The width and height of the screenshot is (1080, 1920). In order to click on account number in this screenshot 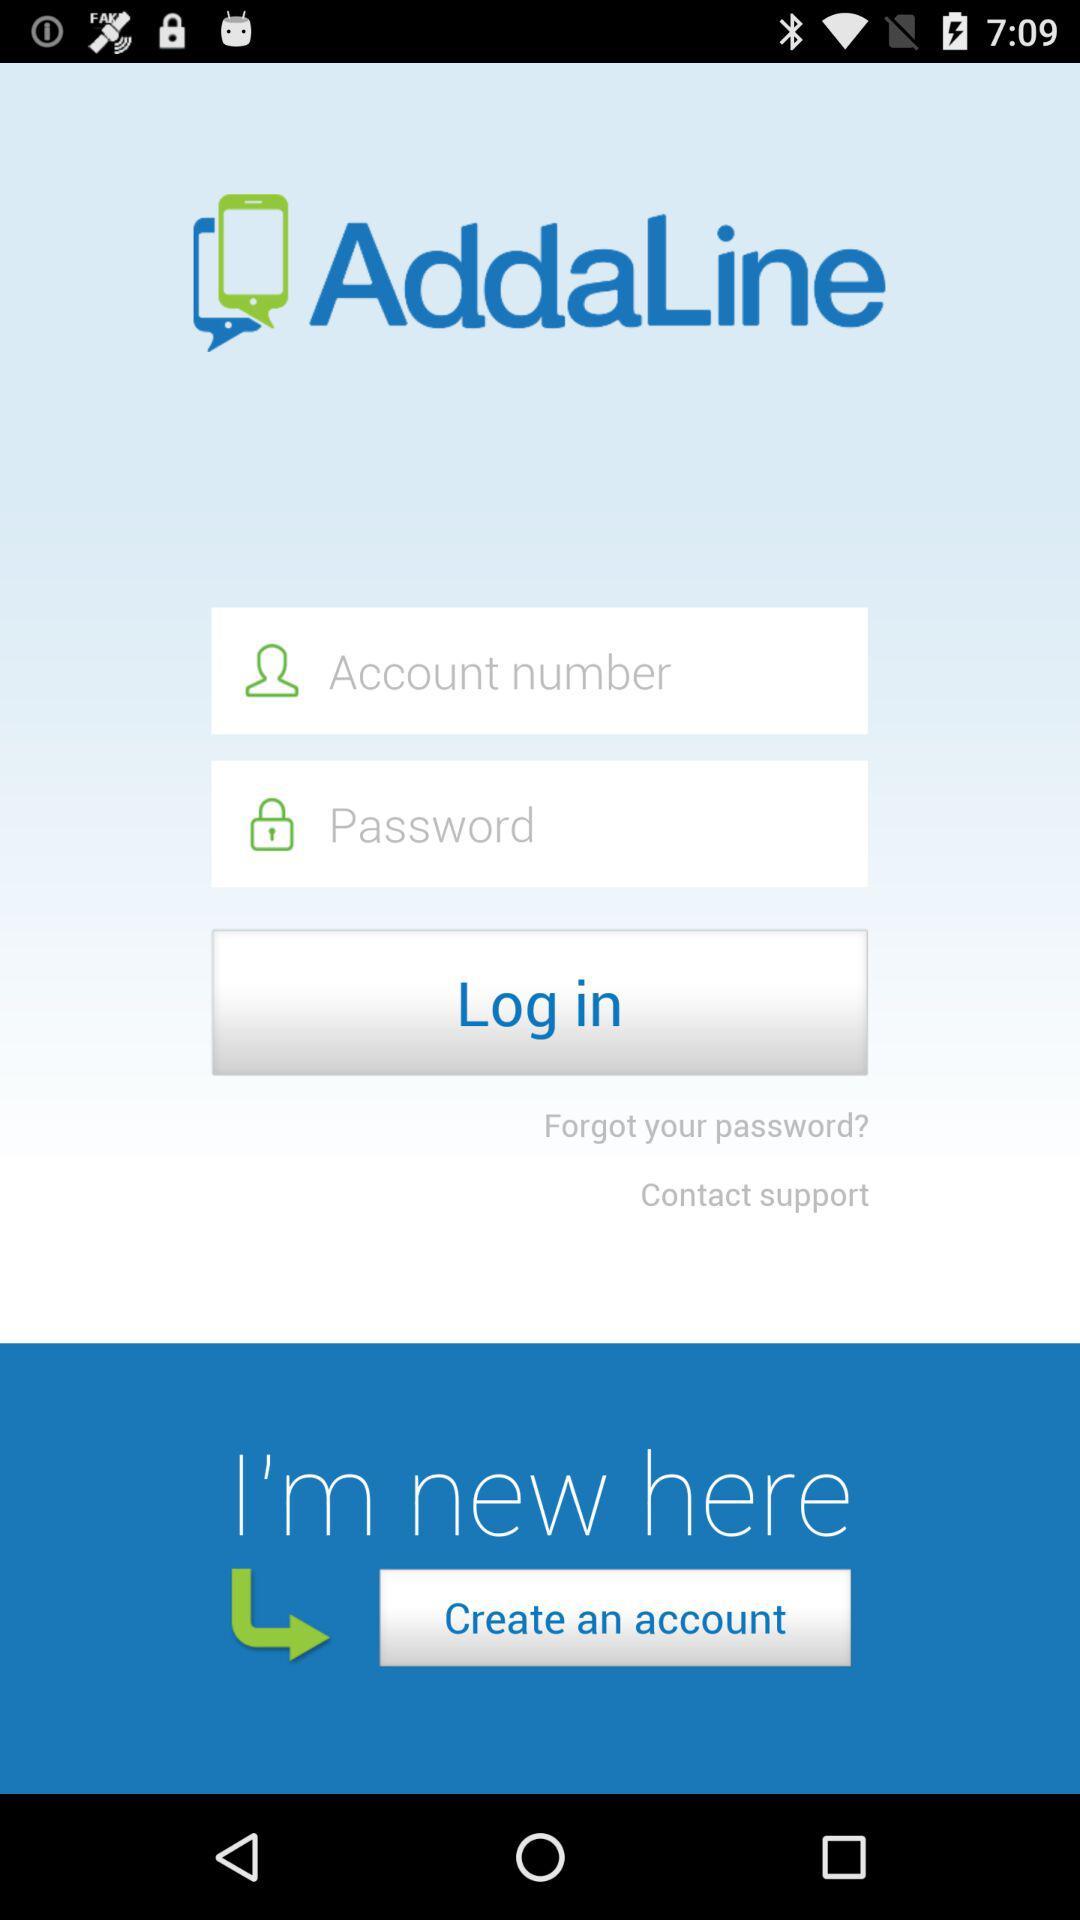, I will do `click(538, 670)`.